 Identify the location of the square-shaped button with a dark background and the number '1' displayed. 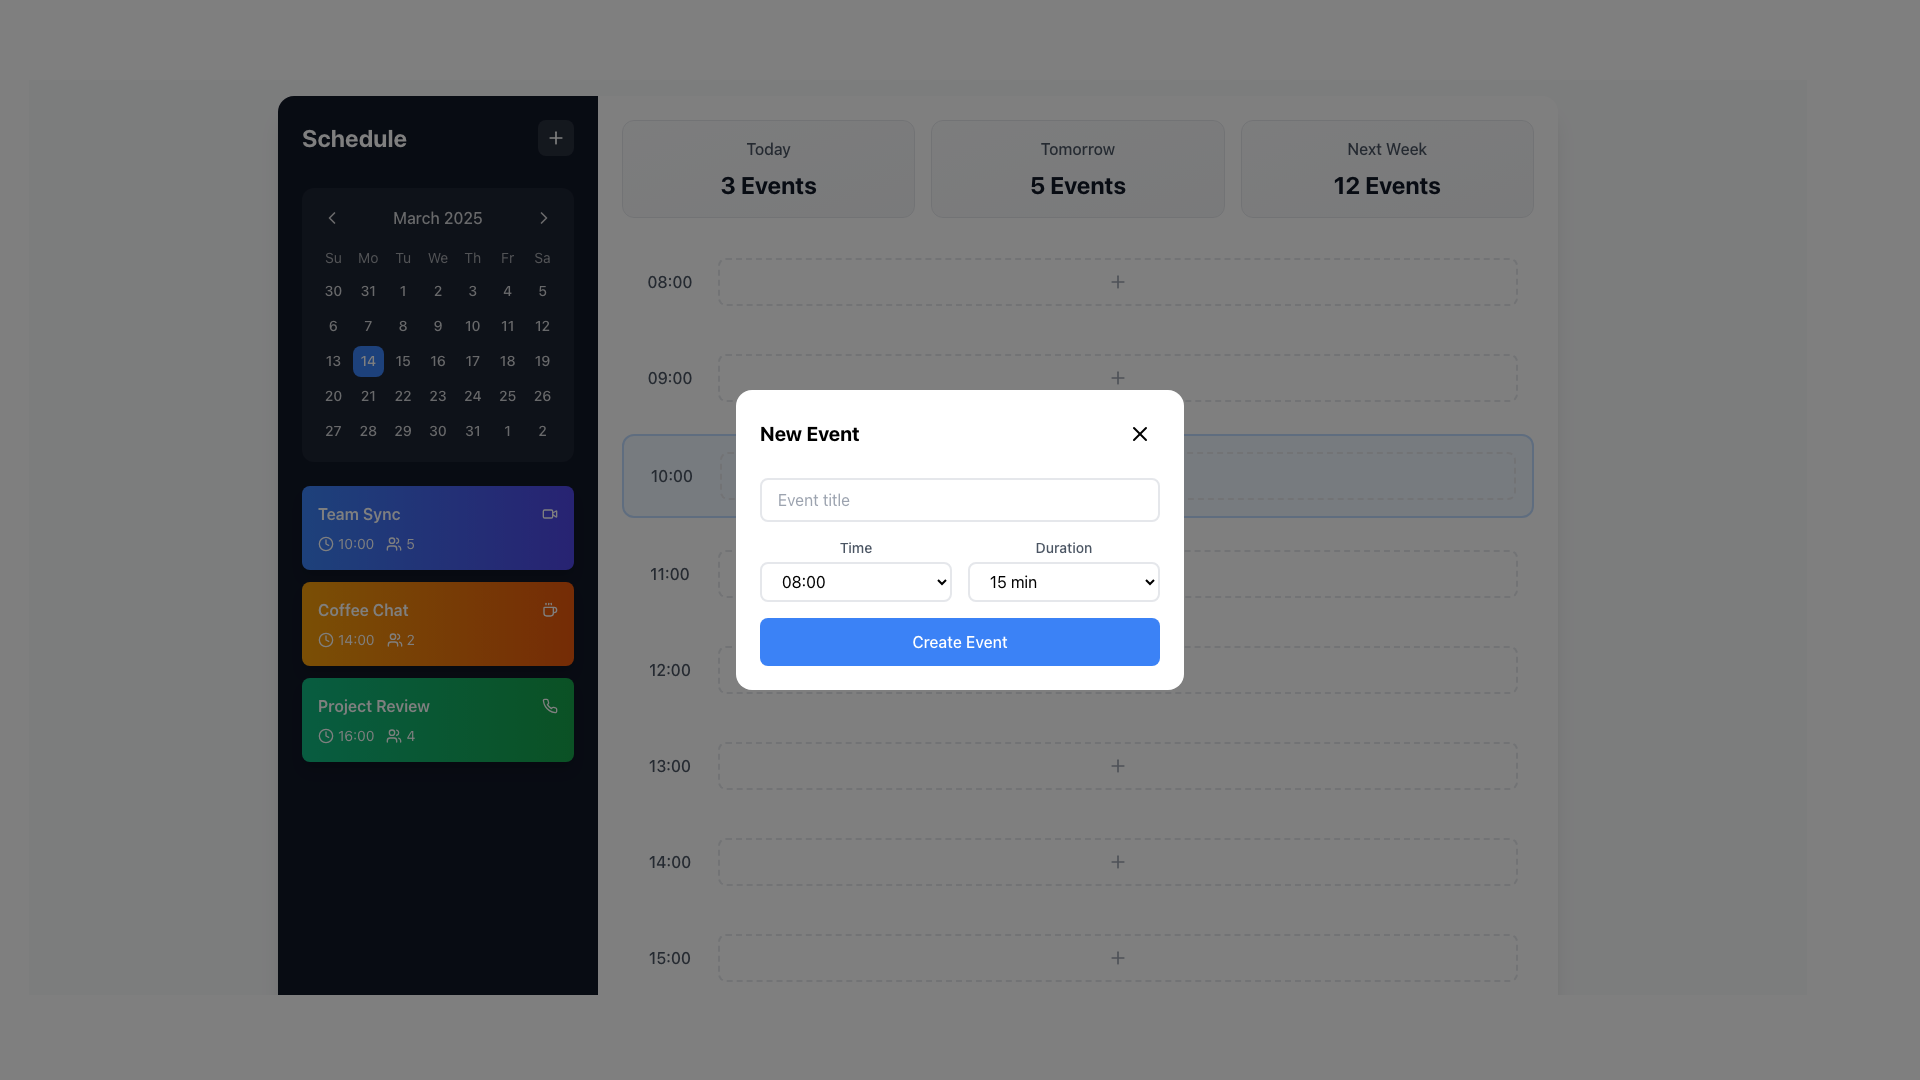
(507, 429).